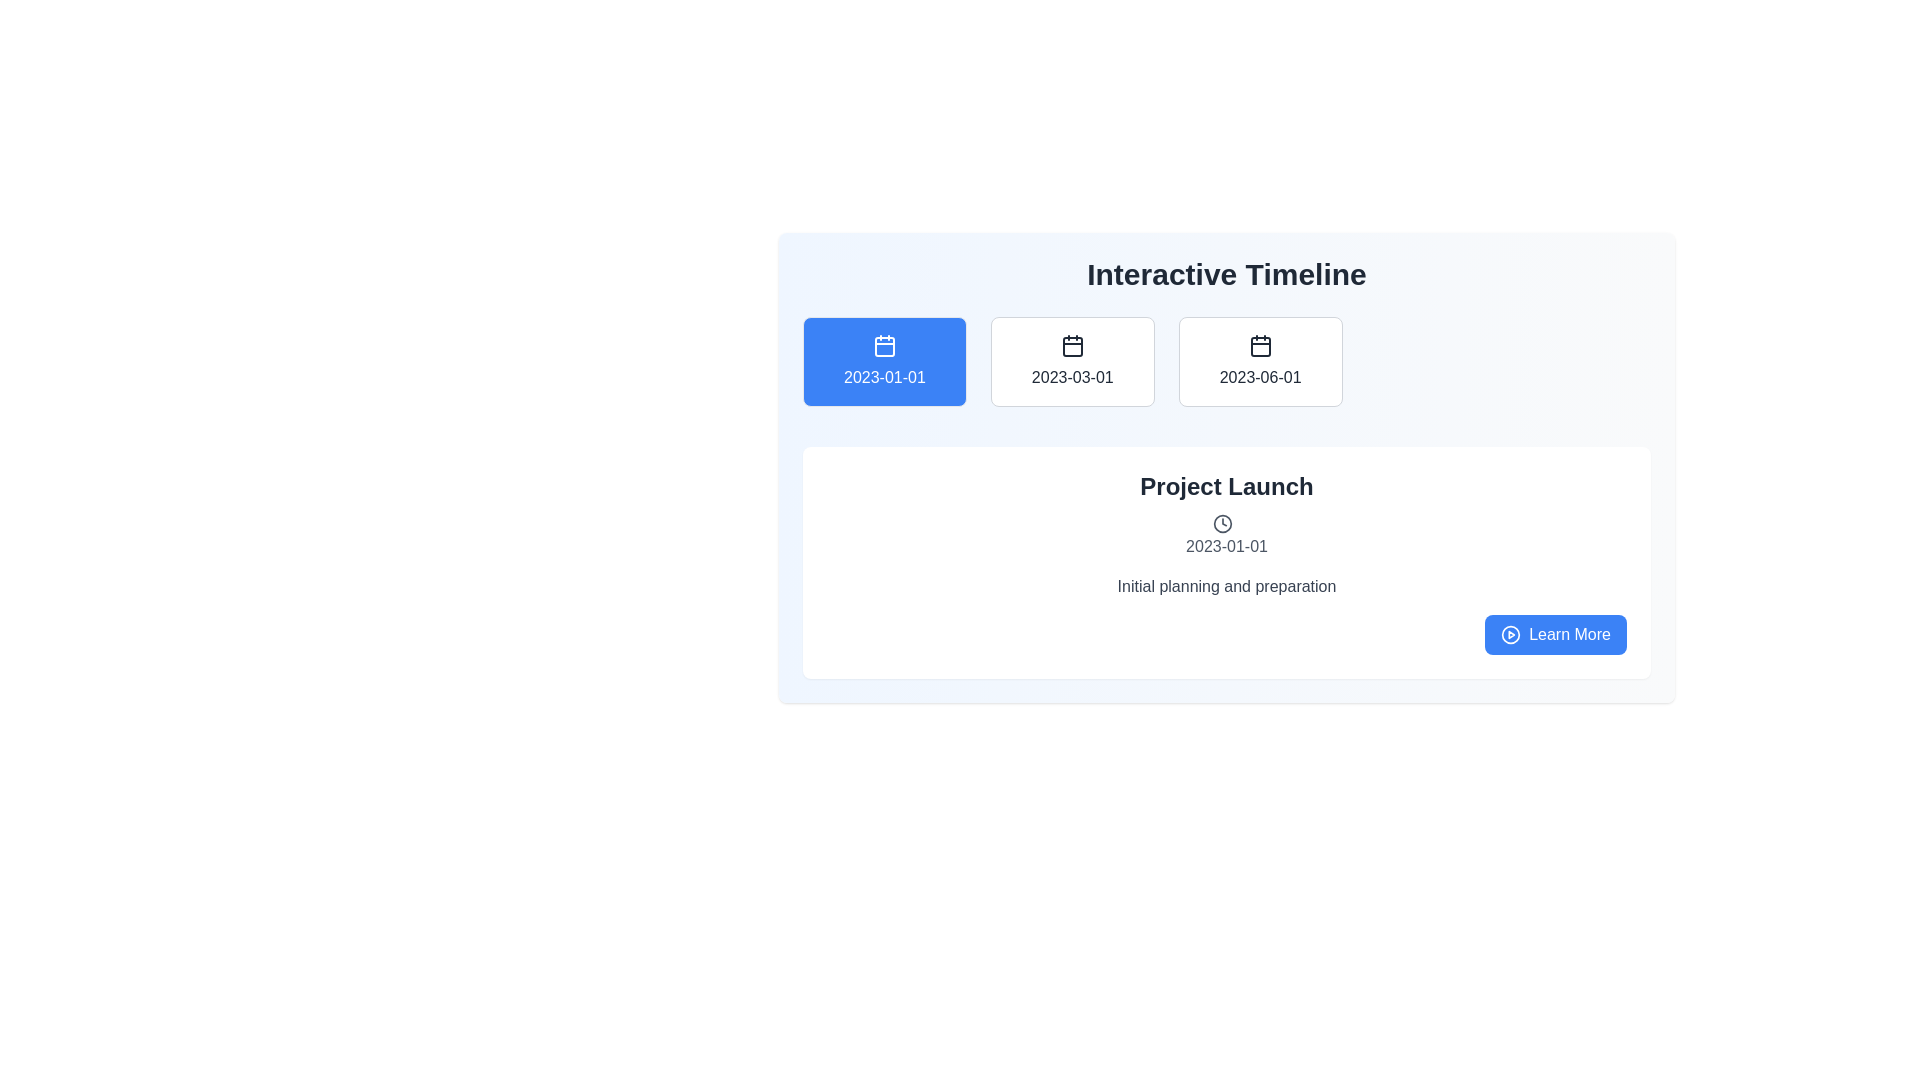 This screenshot has height=1080, width=1920. Describe the element at coordinates (1259, 378) in the screenshot. I see `date displayed on the text label showing '2023-06-01', which is located in the lower portion of the third button of a horizontal set of date buttons, beneath a calendar icon` at that location.